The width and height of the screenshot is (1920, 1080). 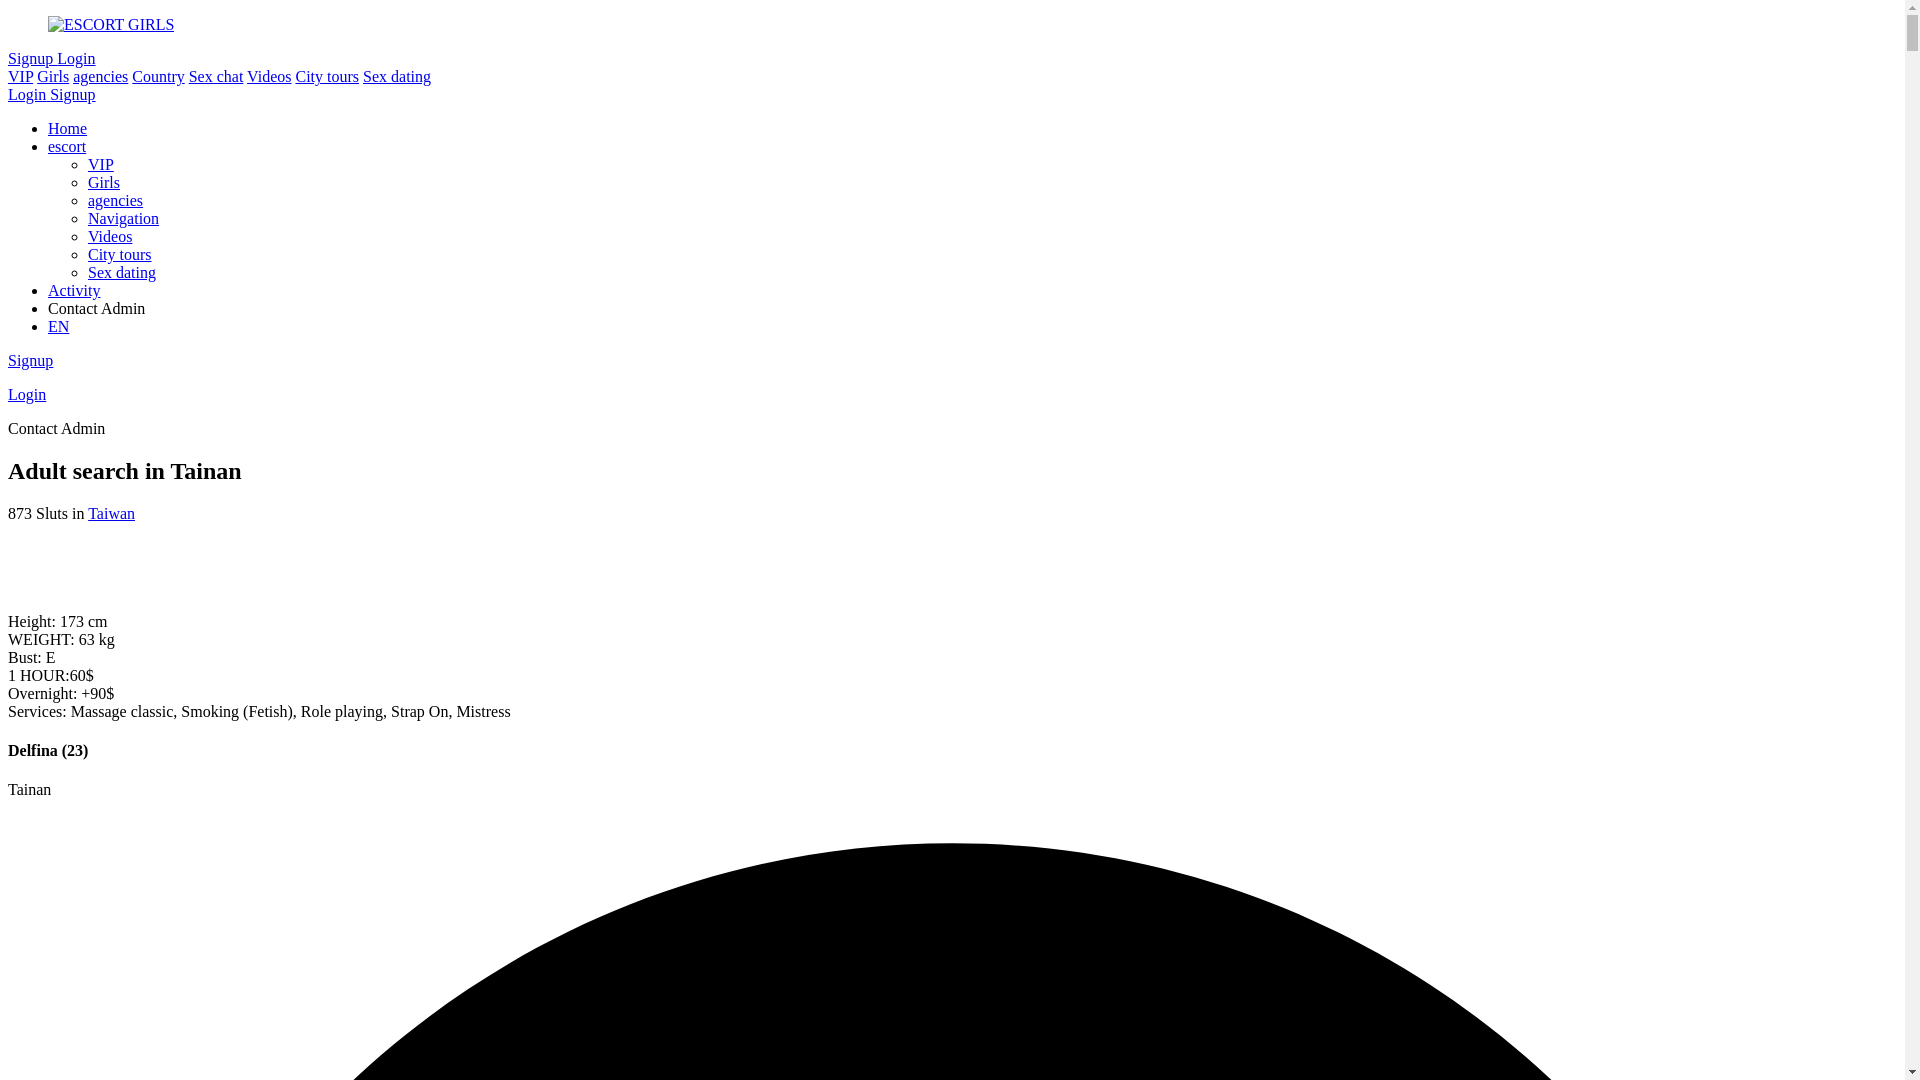 What do you see at coordinates (67, 145) in the screenshot?
I see `'escort'` at bounding box center [67, 145].